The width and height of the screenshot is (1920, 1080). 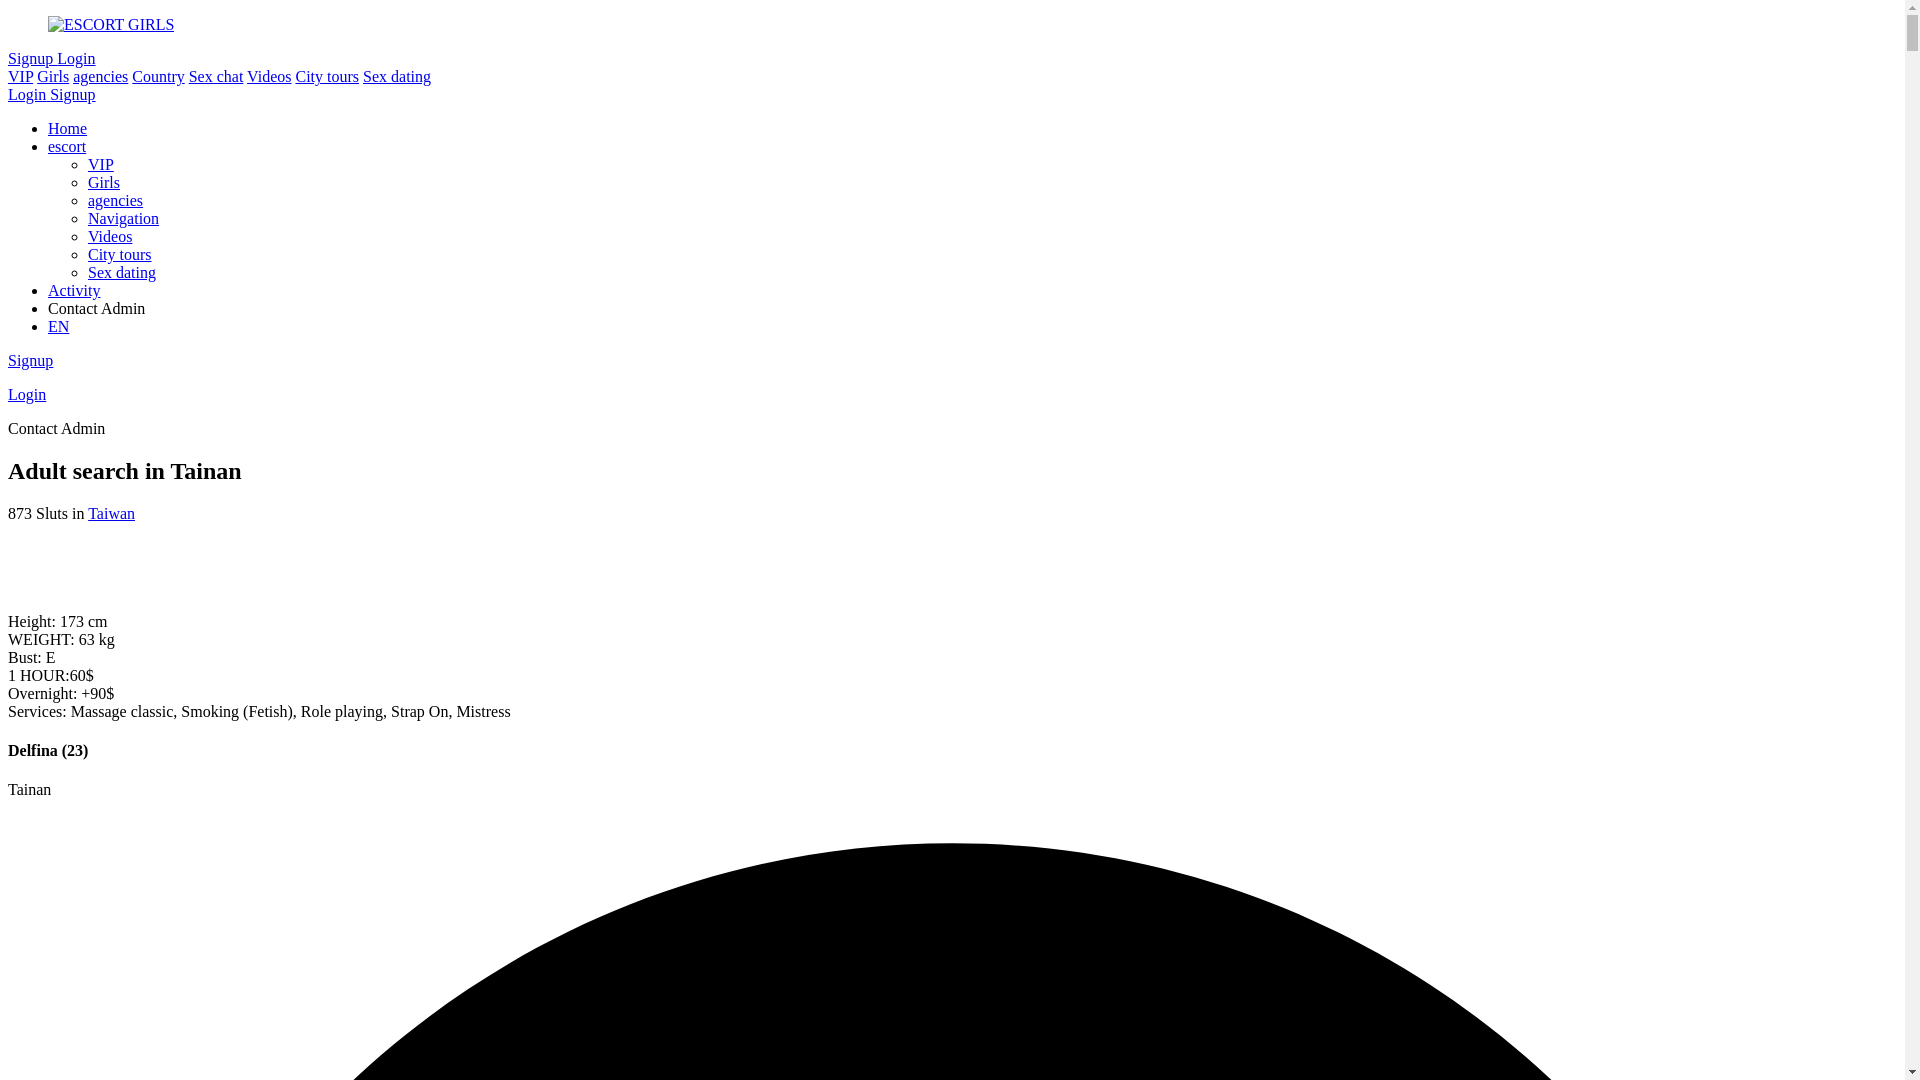 What do you see at coordinates (67, 145) in the screenshot?
I see `'escort'` at bounding box center [67, 145].